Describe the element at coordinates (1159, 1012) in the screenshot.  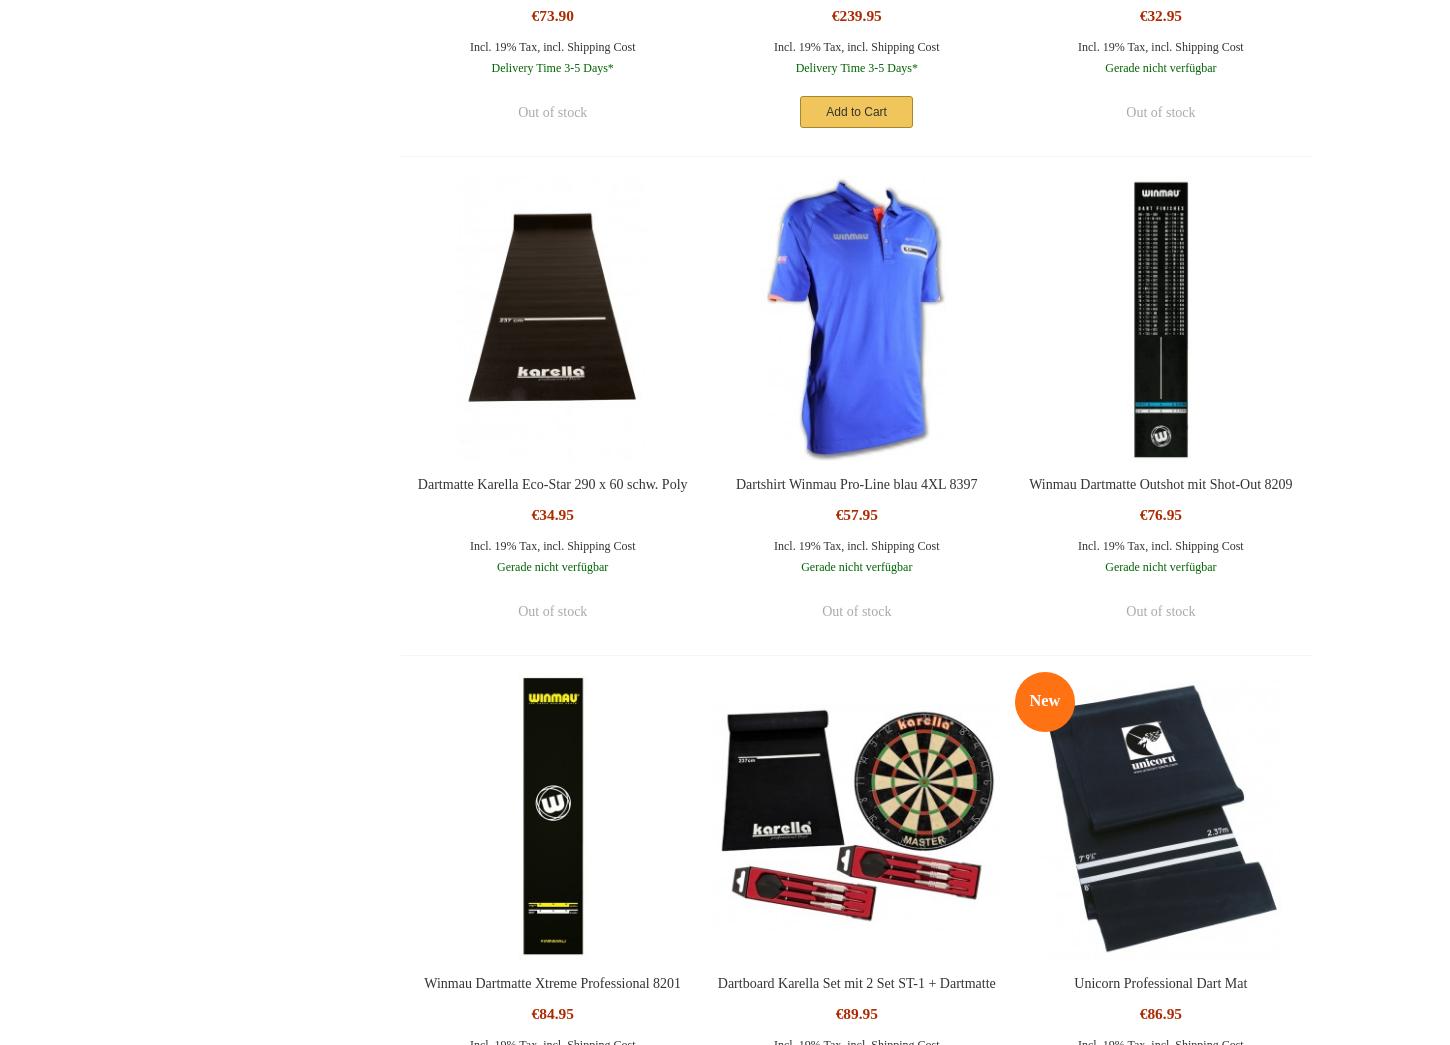
I see `'€86.95'` at that location.